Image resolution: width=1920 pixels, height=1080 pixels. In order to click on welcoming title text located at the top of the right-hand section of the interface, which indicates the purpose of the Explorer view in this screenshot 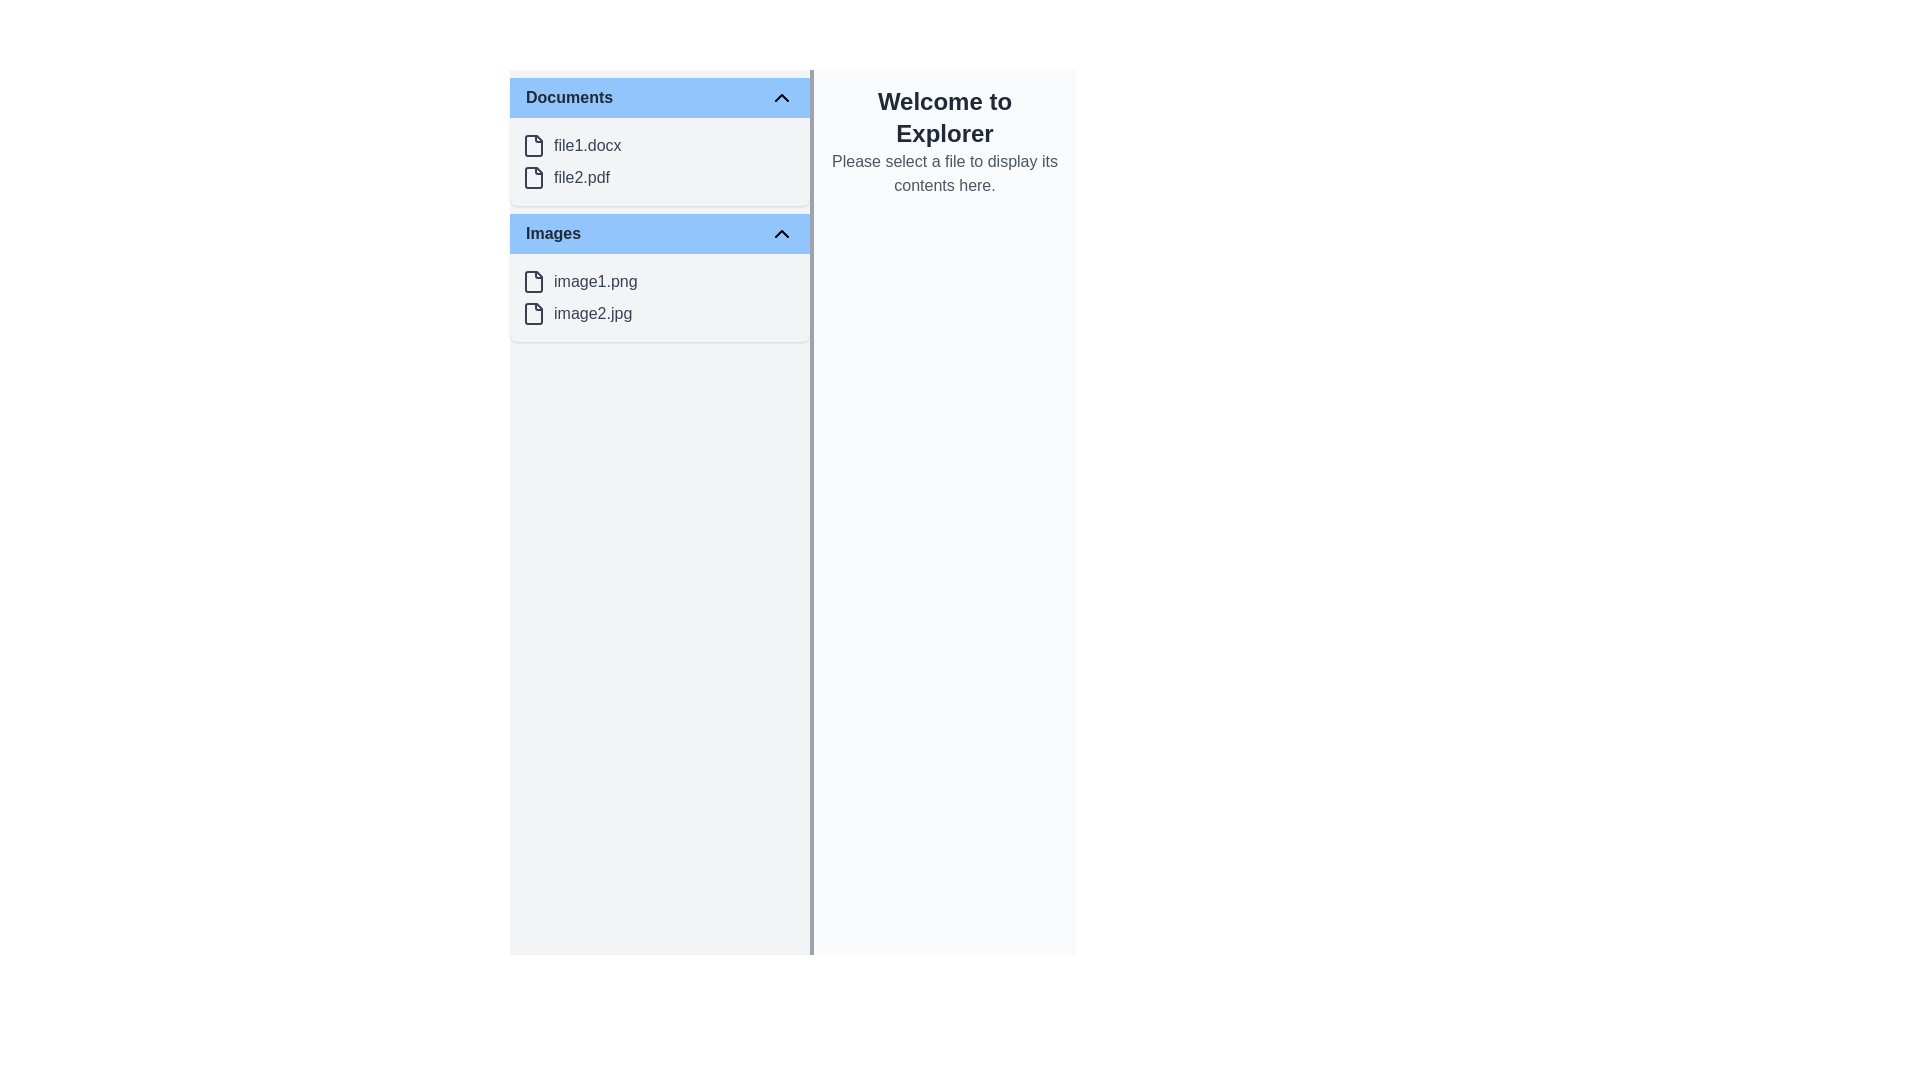, I will do `click(944, 118)`.